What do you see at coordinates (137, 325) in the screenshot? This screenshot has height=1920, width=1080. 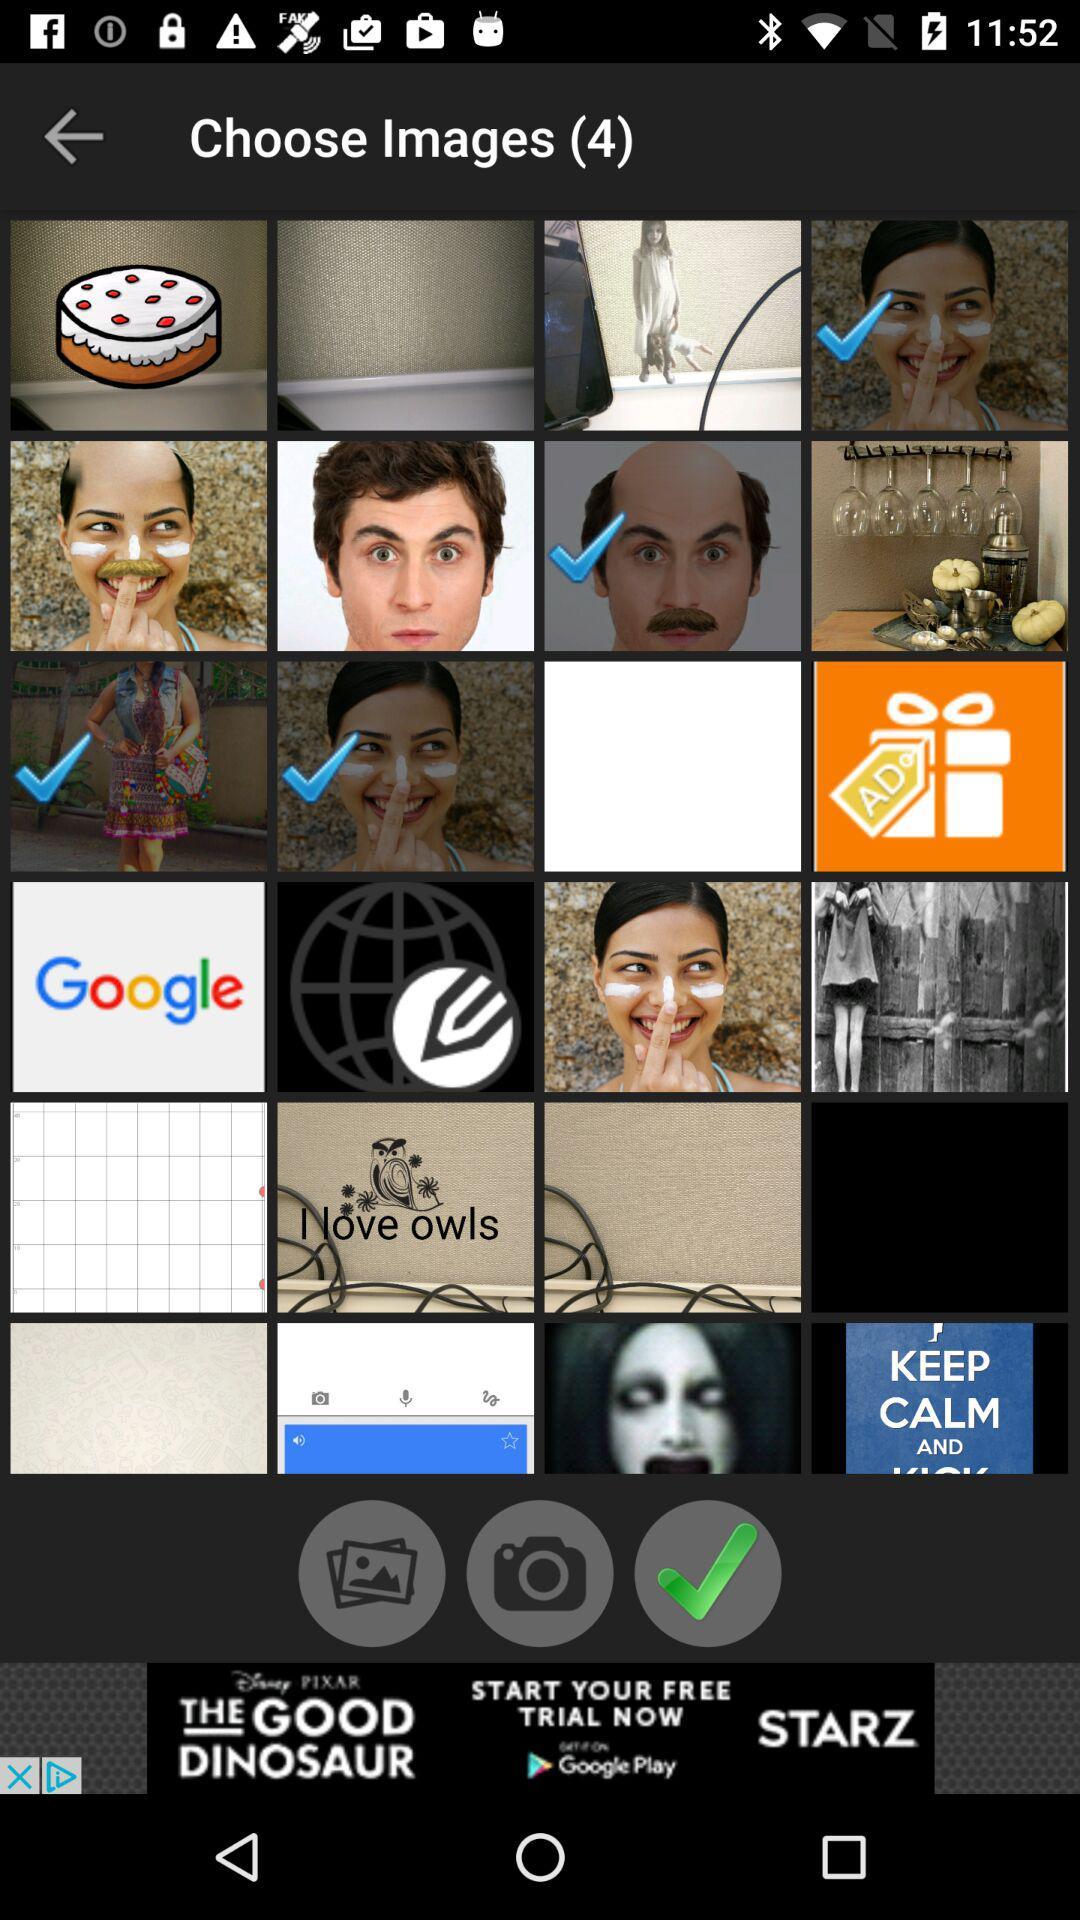 I see `choose image` at bounding box center [137, 325].